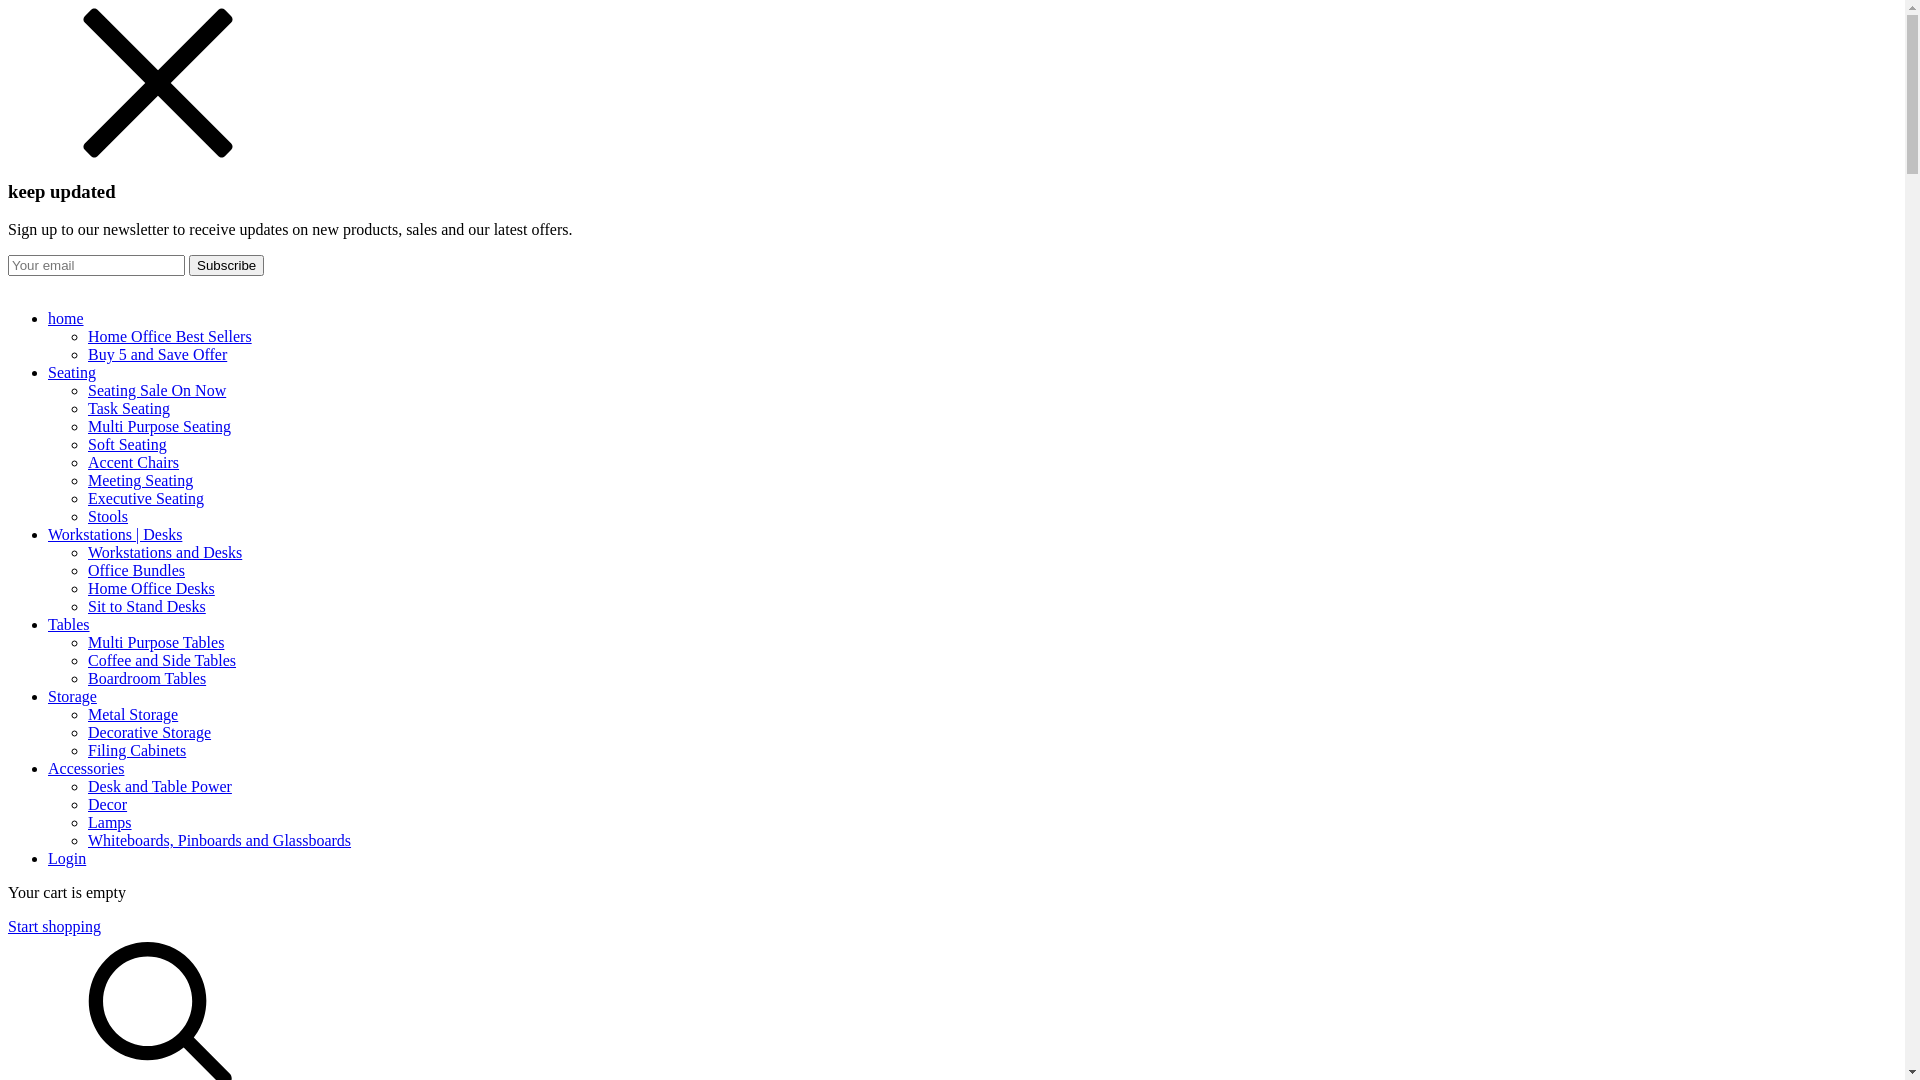  Describe the element at coordinates (169, 335) in the screenshot. I see `'Home Office Best Sellers'` at that location.